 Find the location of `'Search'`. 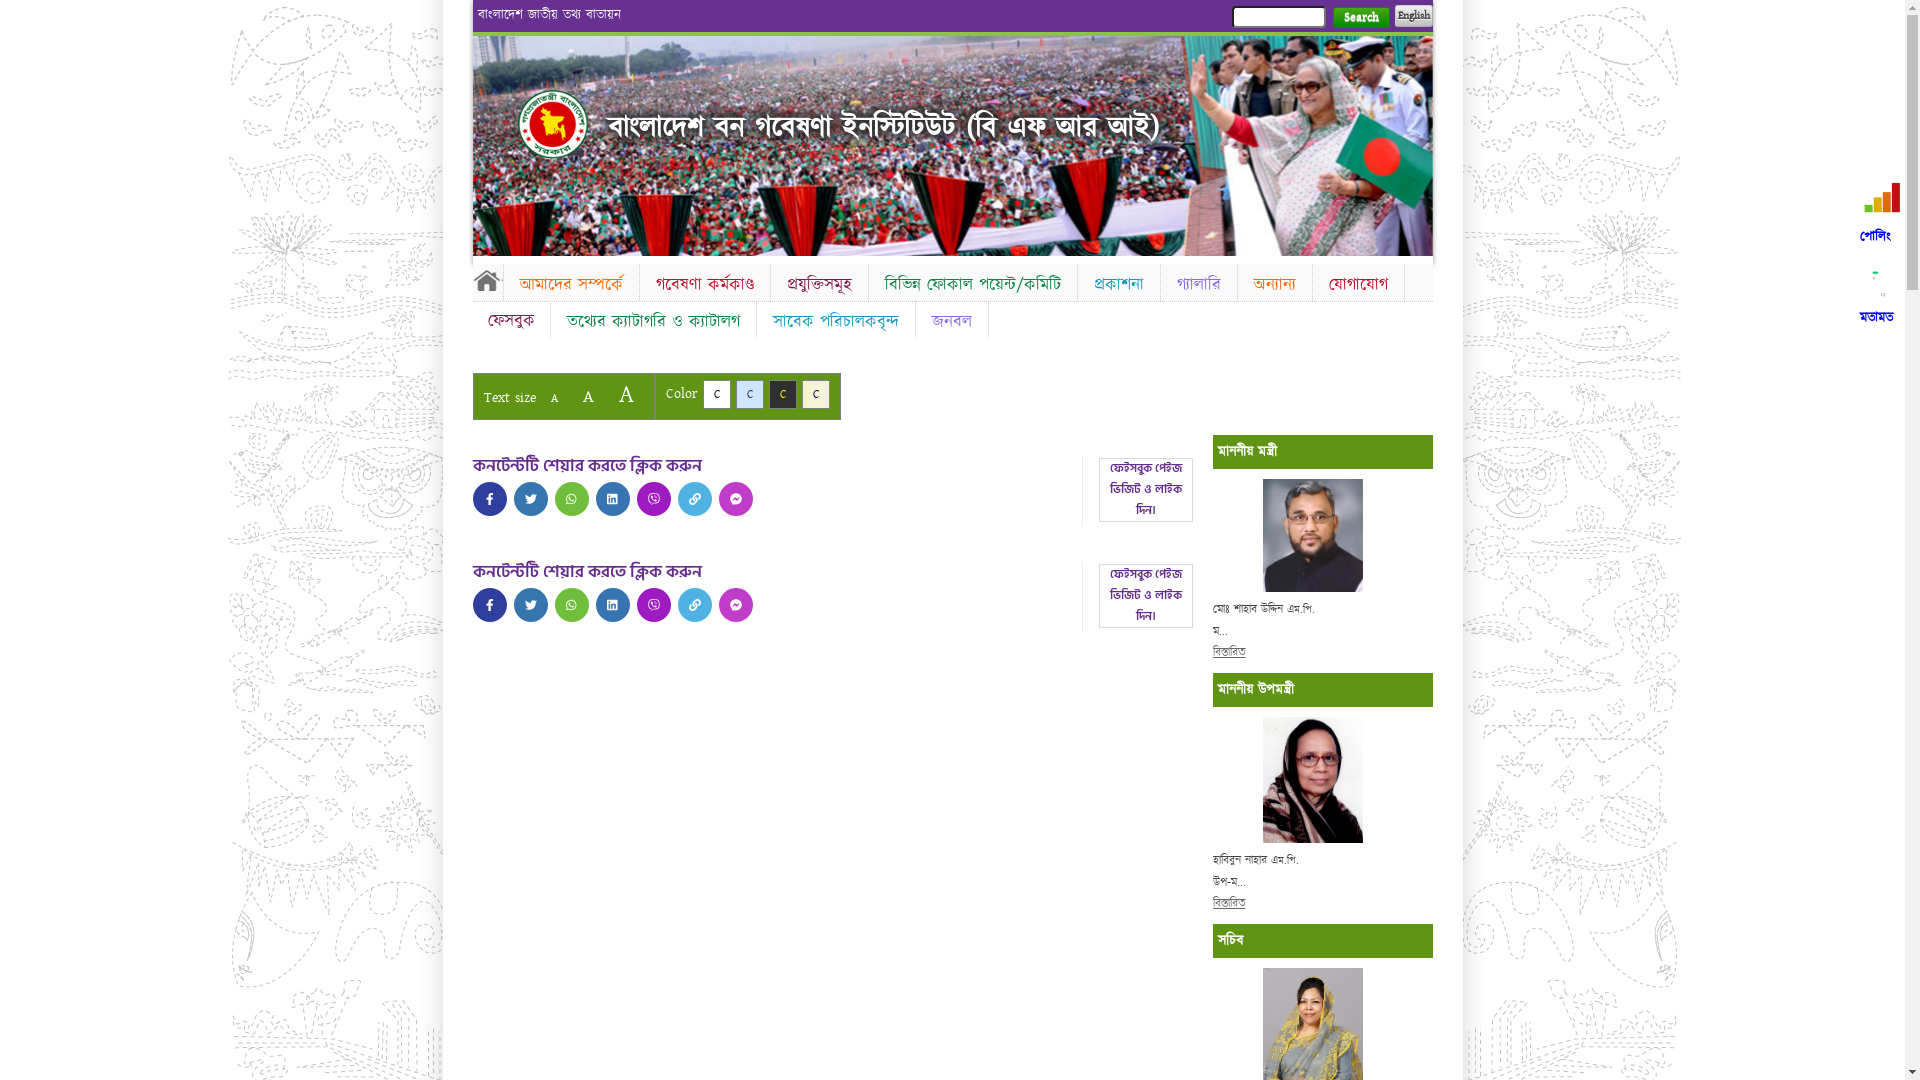

'Search' is located at coordinates (1360, 17).